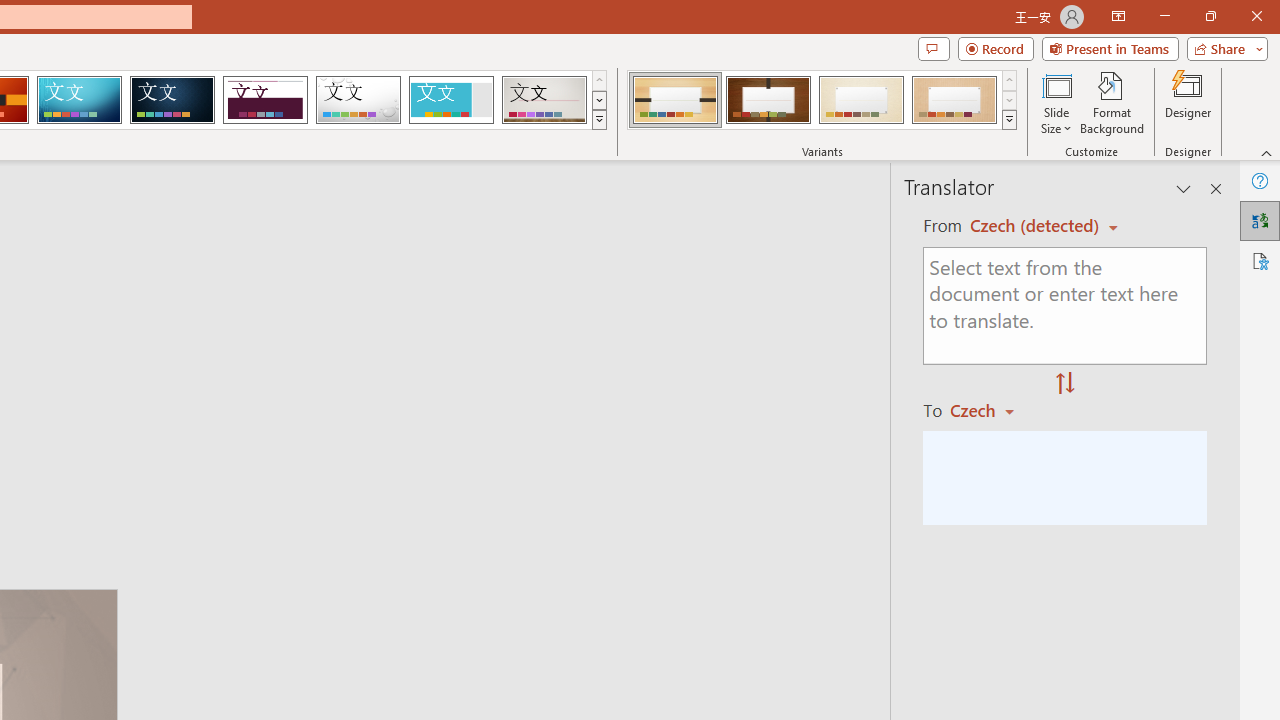 This screenshot has height=720, width=1280. Describe the element at coordinates (675, 100) in the screenshot. I see `'Organic Variant 1'` at that location.